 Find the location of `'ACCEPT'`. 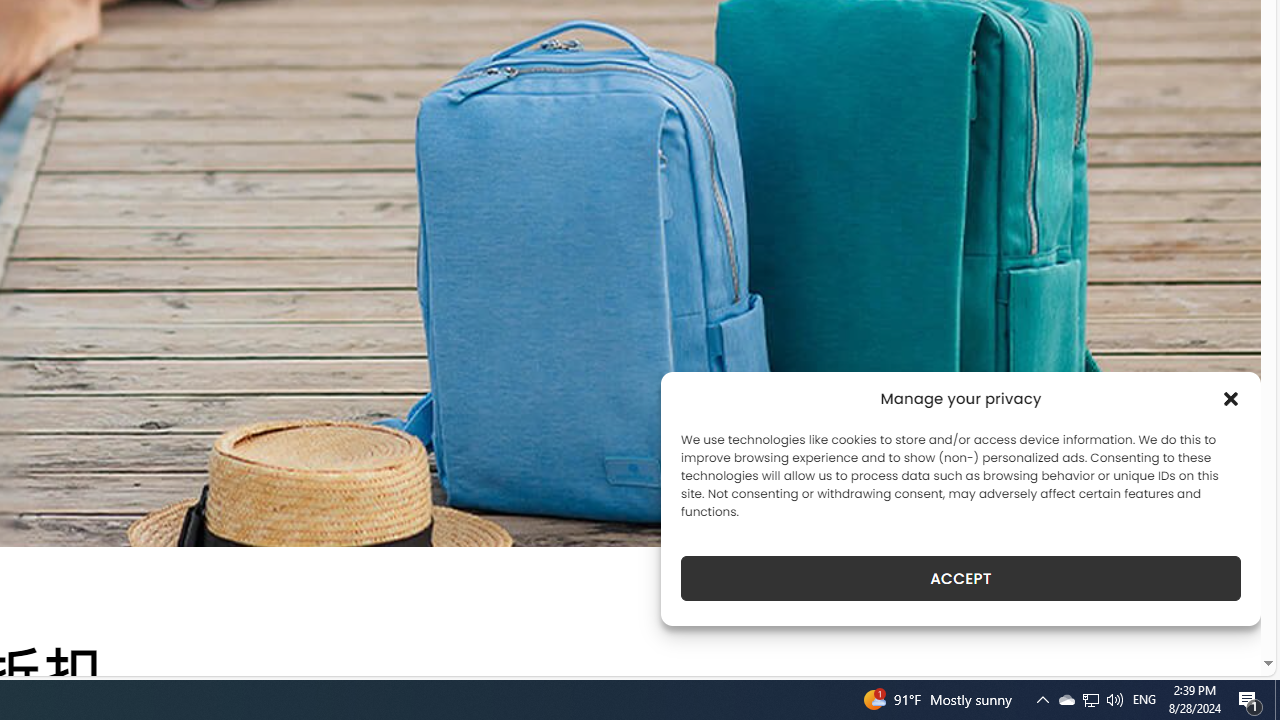

'ACCEPT' is located at coordinates (961, 578).